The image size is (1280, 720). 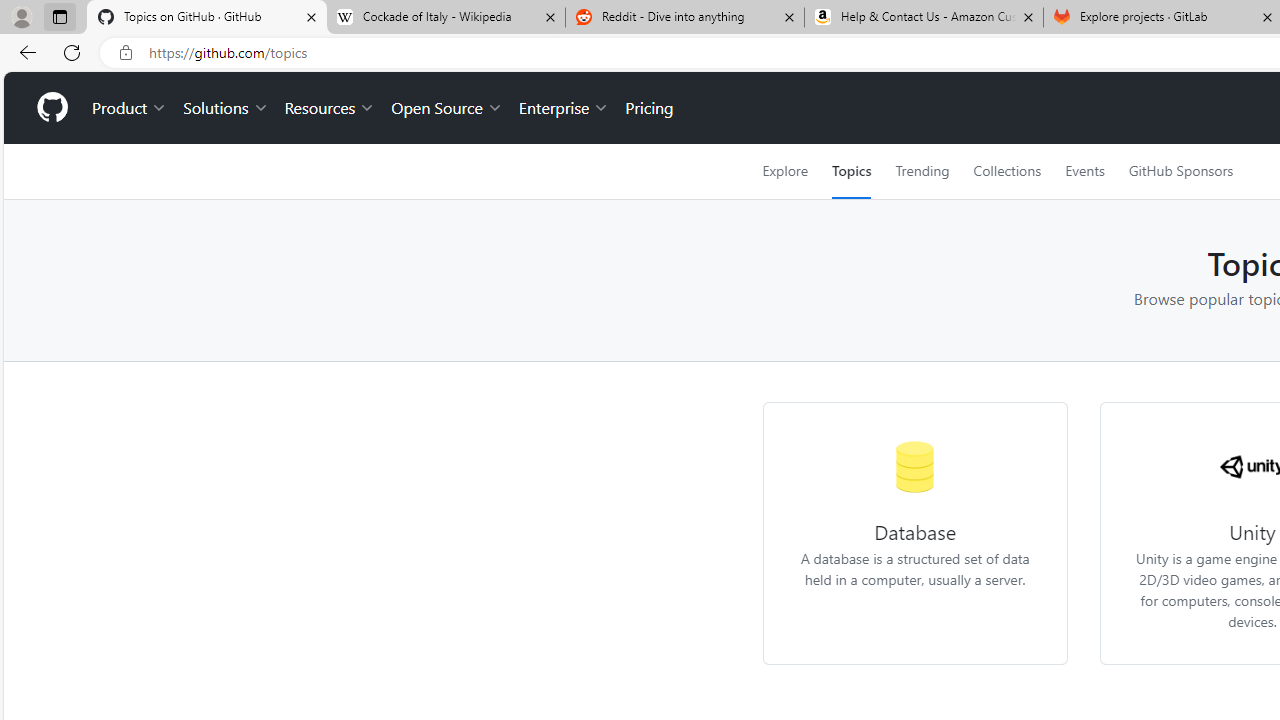 I want to click on 'Resources', so click(x=330, y=108).